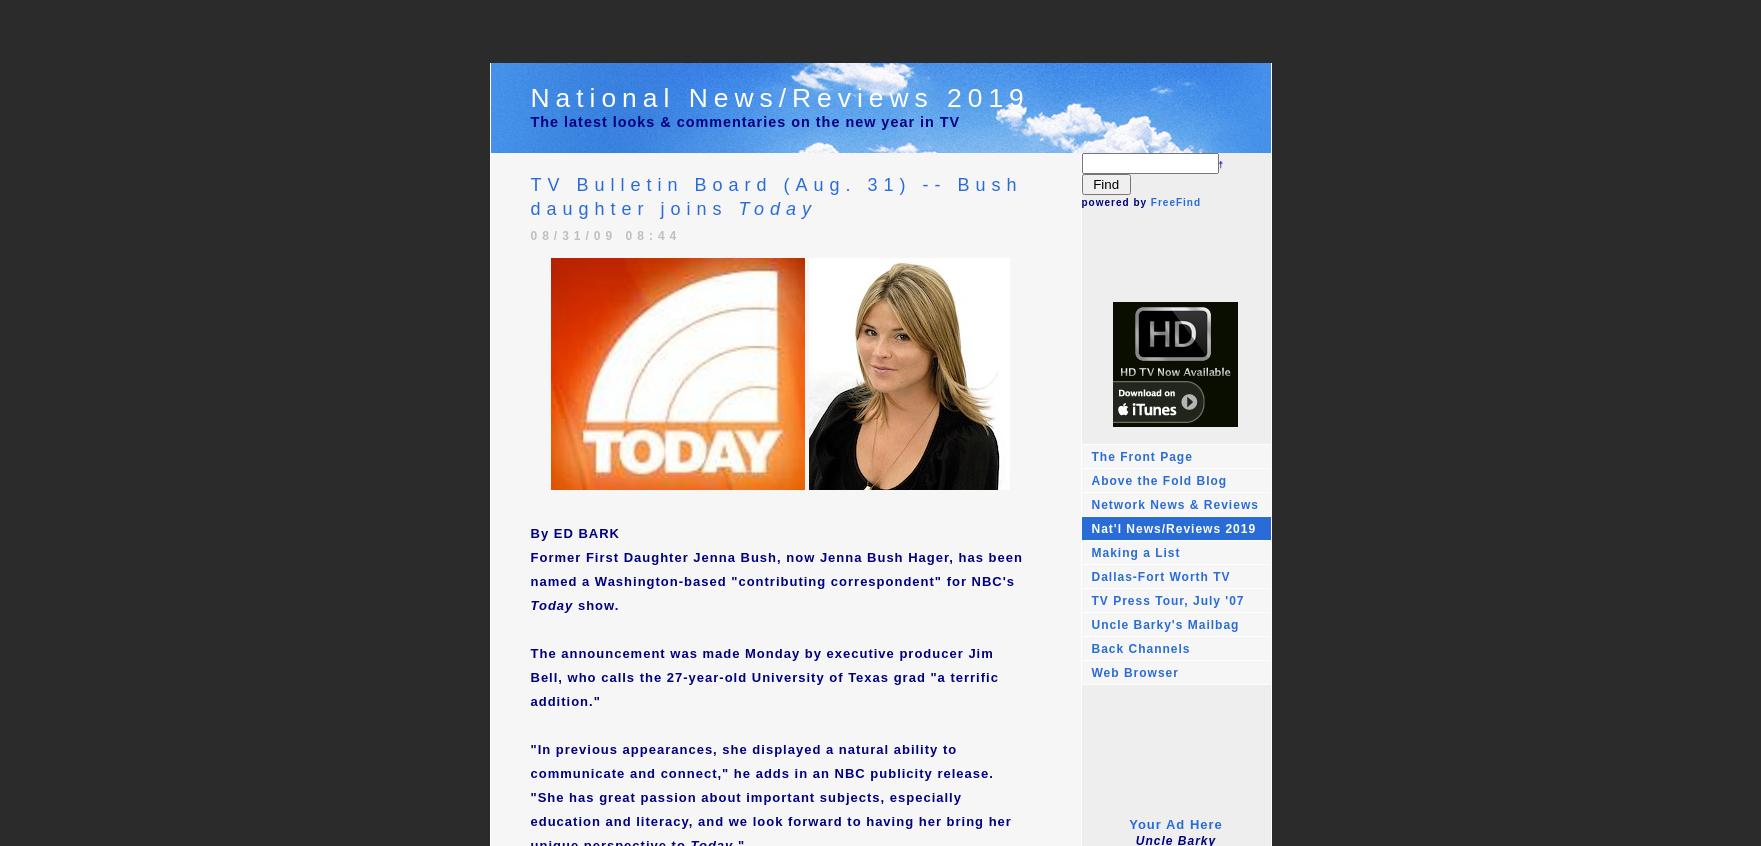 Image resolution: width=1761 pixels, height=846 pixels. Describe the element at coordinates (605, 236) in the screenshot. I see `'08/31/09 08:44'` at that location.